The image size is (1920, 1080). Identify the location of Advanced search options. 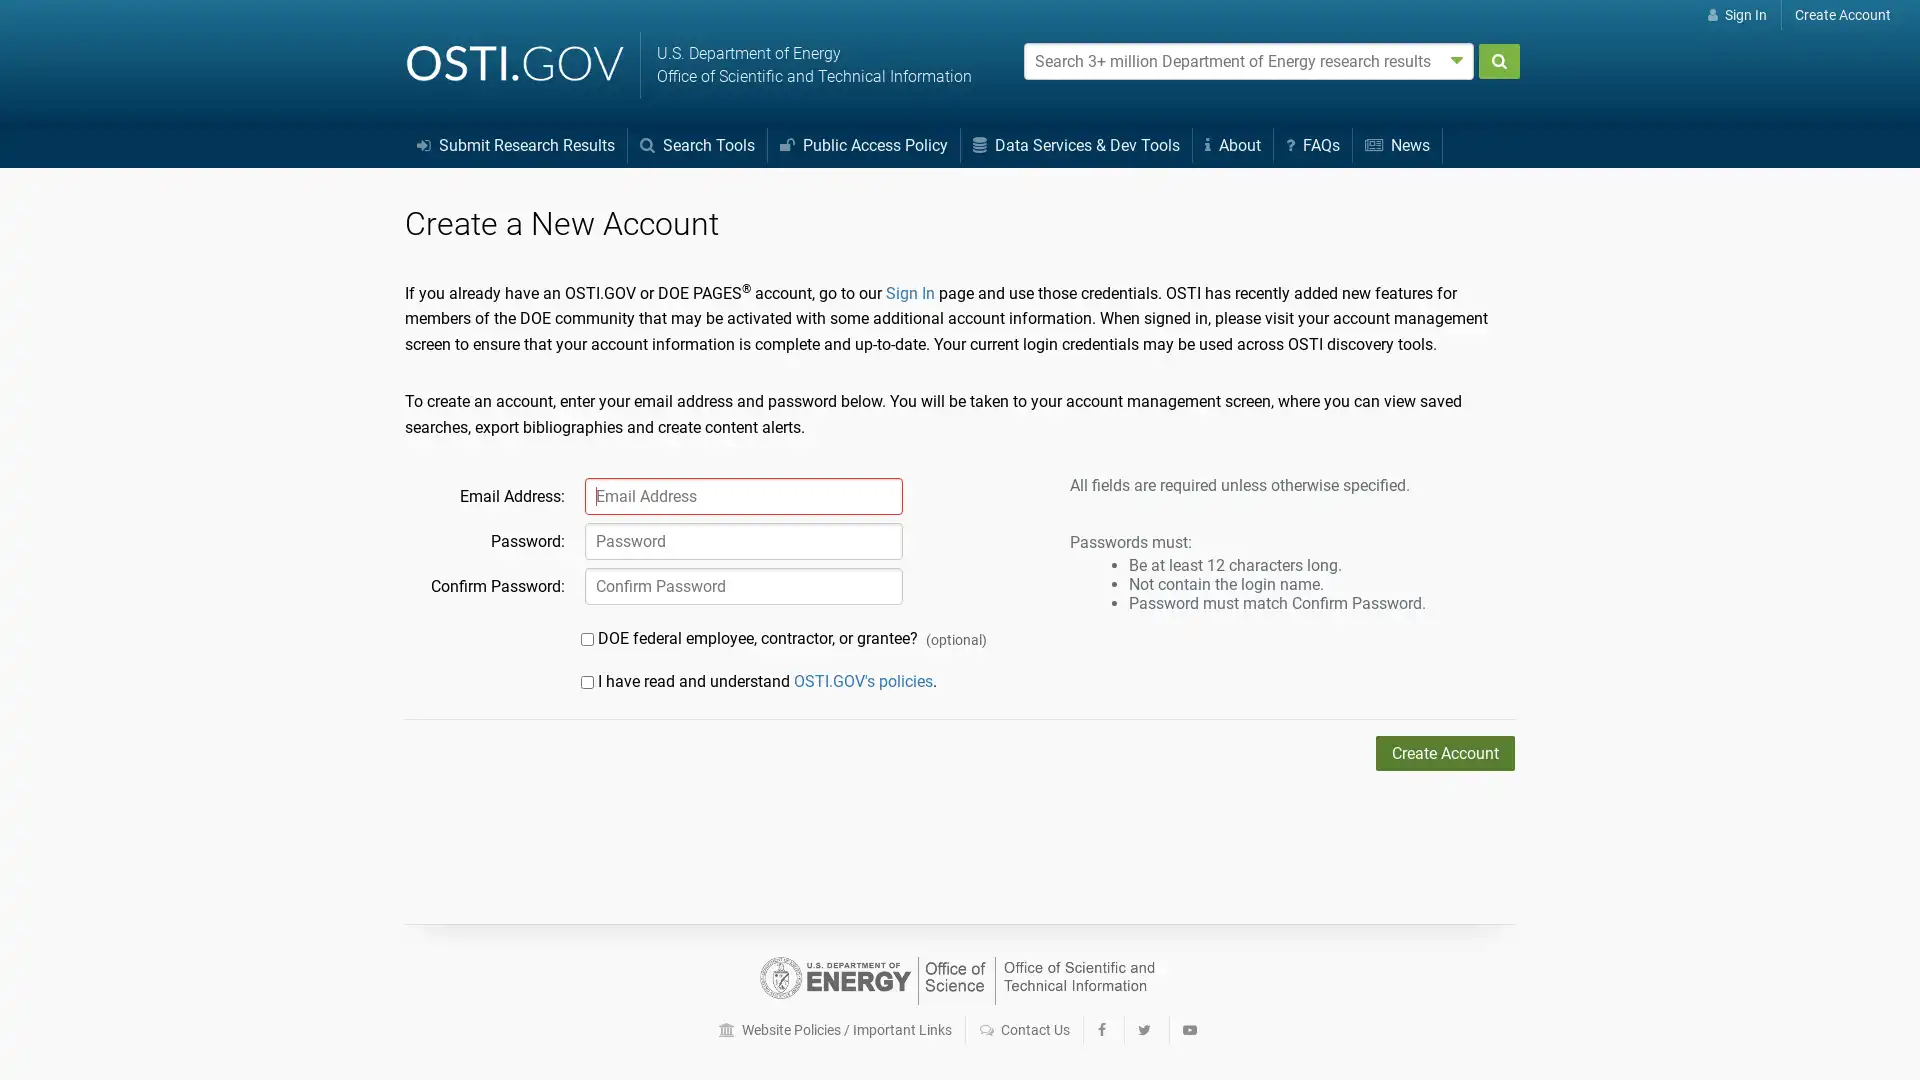
(1457, 59).